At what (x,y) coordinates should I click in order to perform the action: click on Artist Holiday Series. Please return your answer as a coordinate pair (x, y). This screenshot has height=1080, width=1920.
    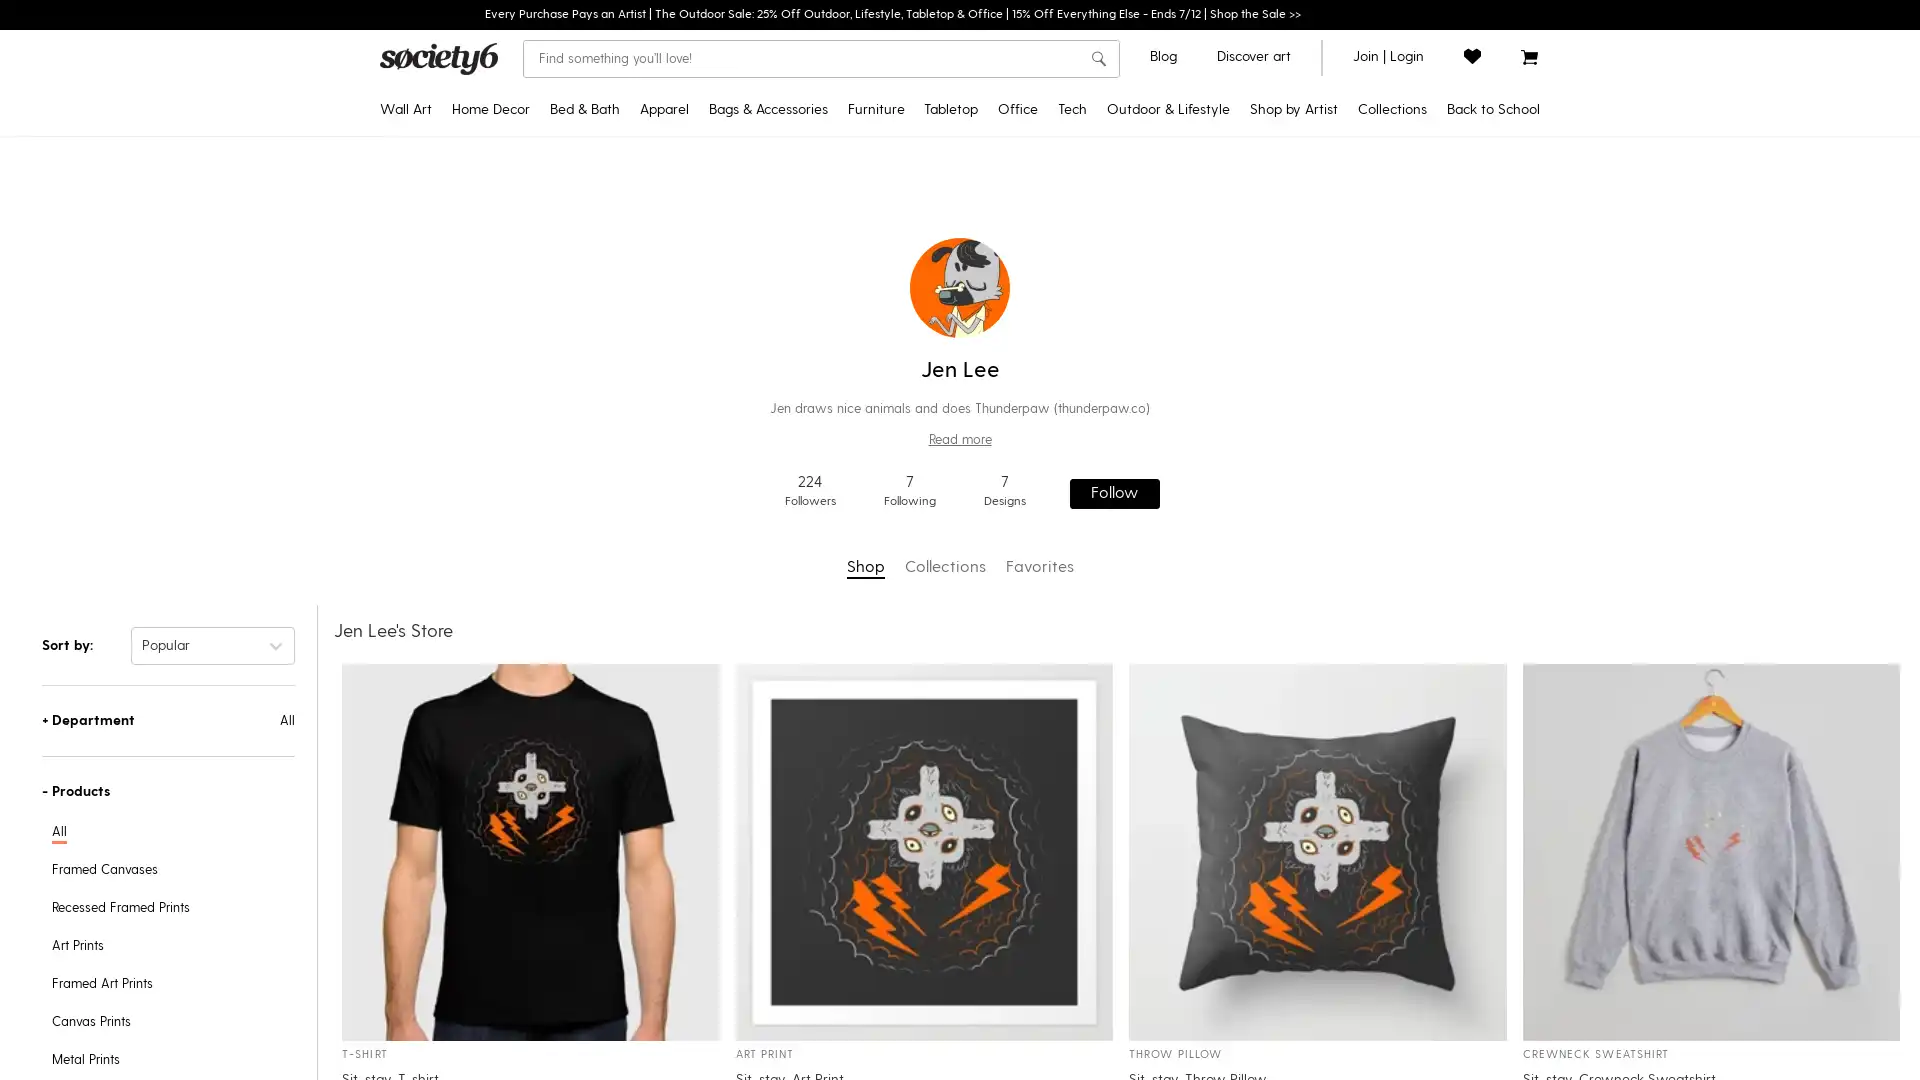
    Looking at the image, I should click on (1239, 416).